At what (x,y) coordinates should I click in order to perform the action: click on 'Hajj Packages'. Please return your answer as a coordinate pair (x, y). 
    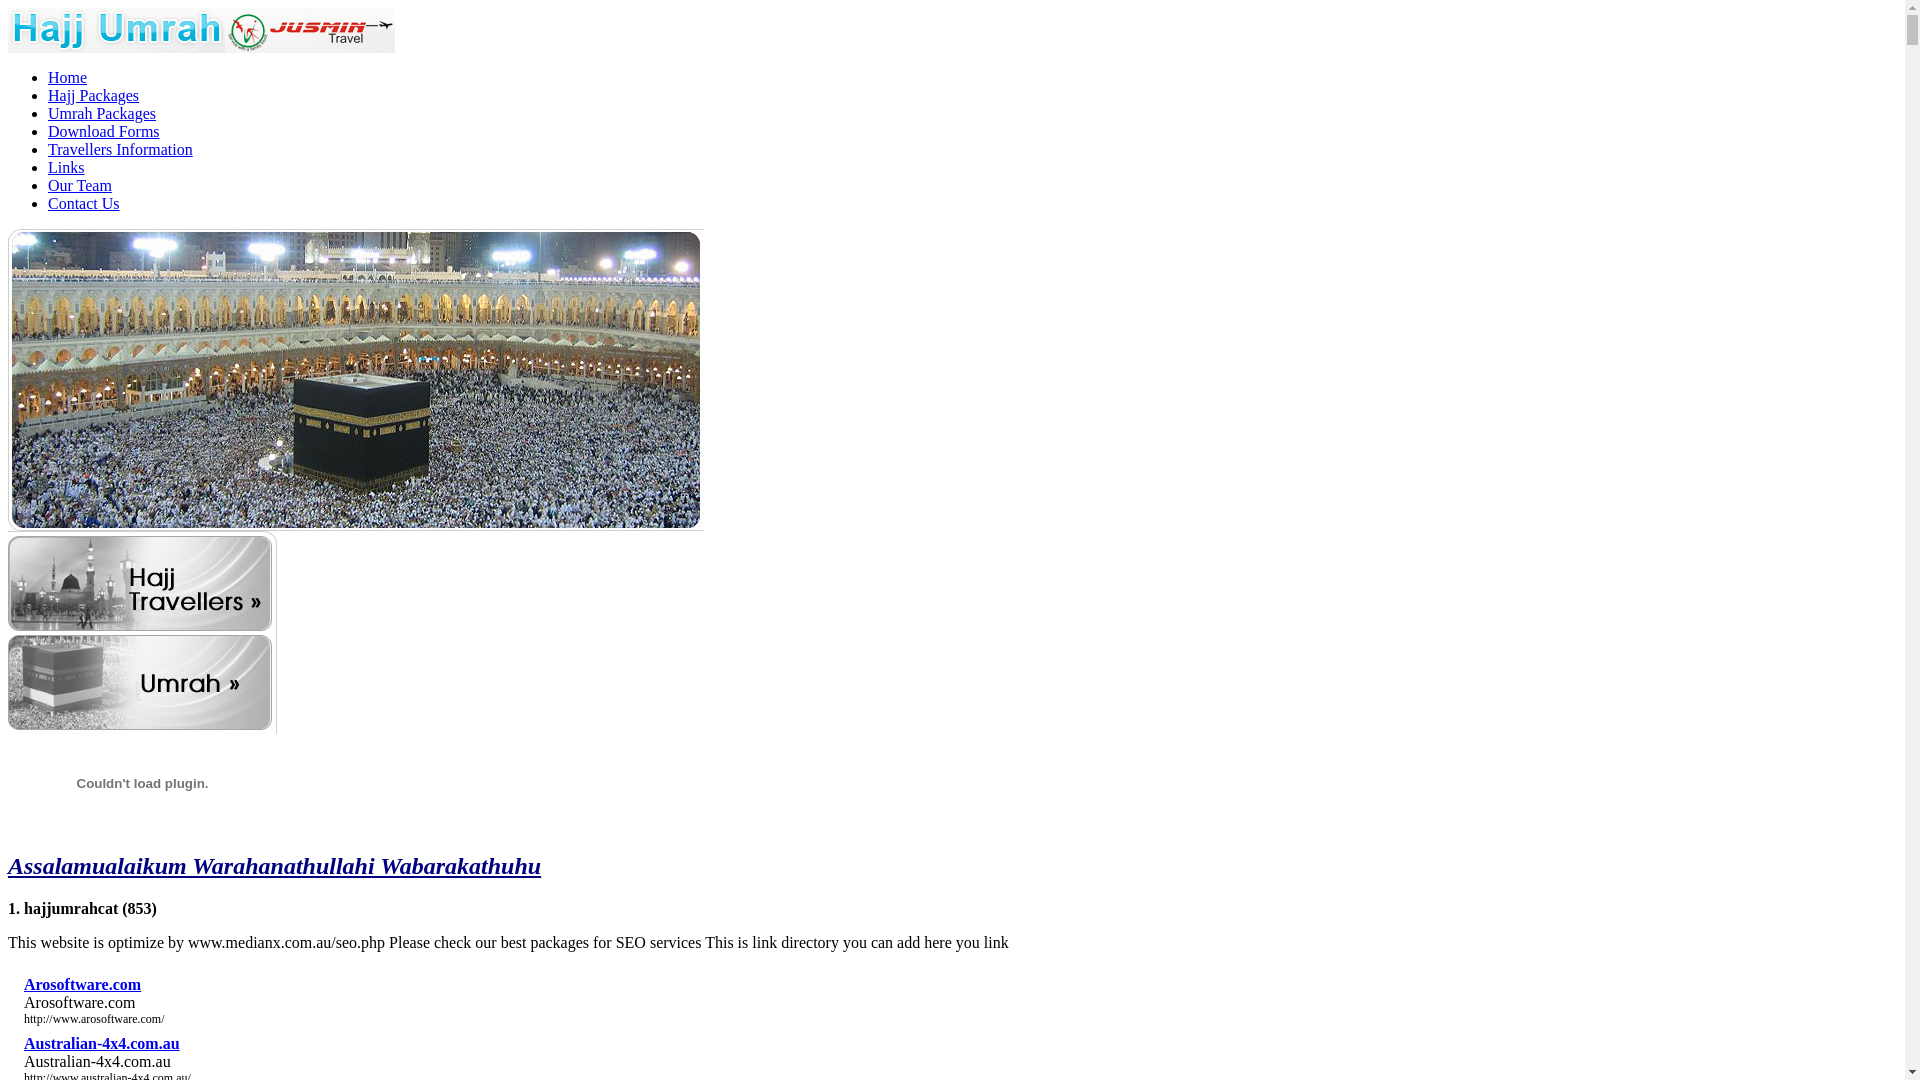
    Looking at the image, I should click on (48, 95).